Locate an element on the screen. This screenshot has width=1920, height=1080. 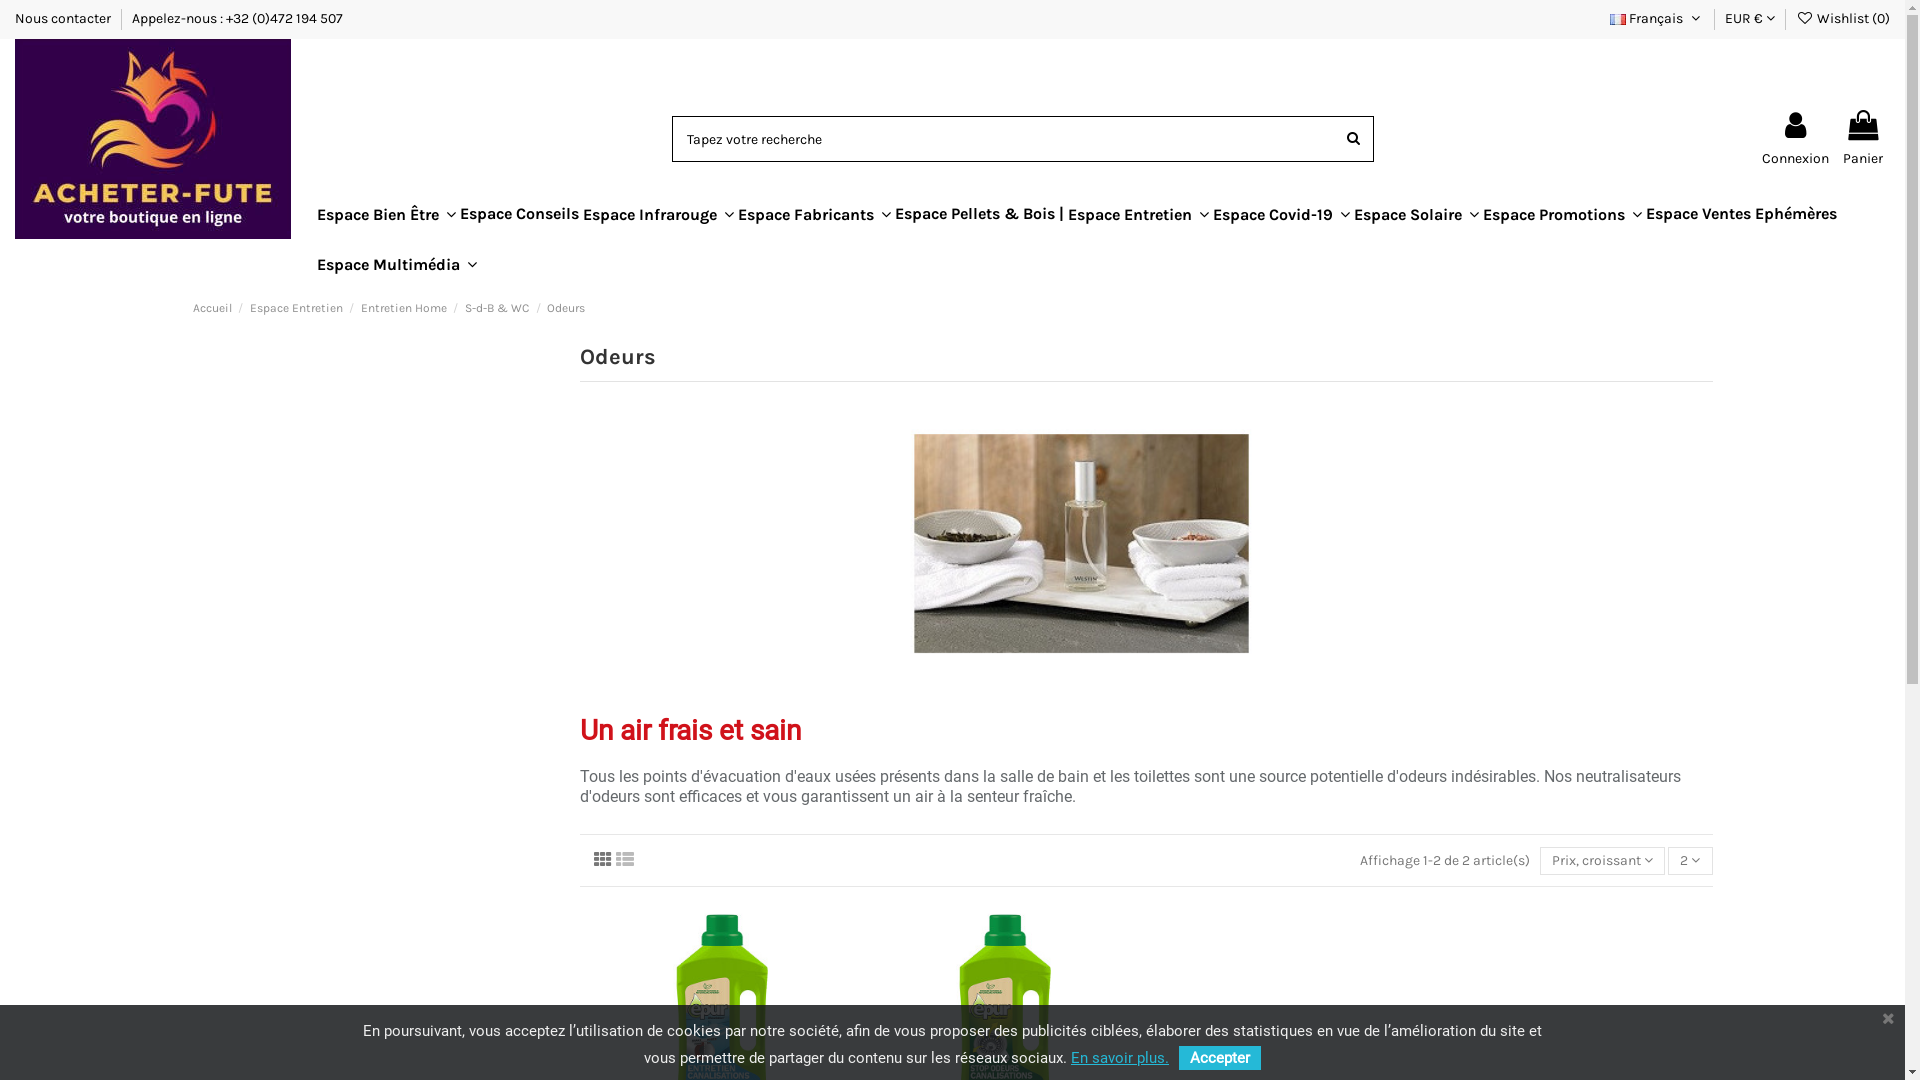
'Accepter' is located at coordinates (1179, 1056).